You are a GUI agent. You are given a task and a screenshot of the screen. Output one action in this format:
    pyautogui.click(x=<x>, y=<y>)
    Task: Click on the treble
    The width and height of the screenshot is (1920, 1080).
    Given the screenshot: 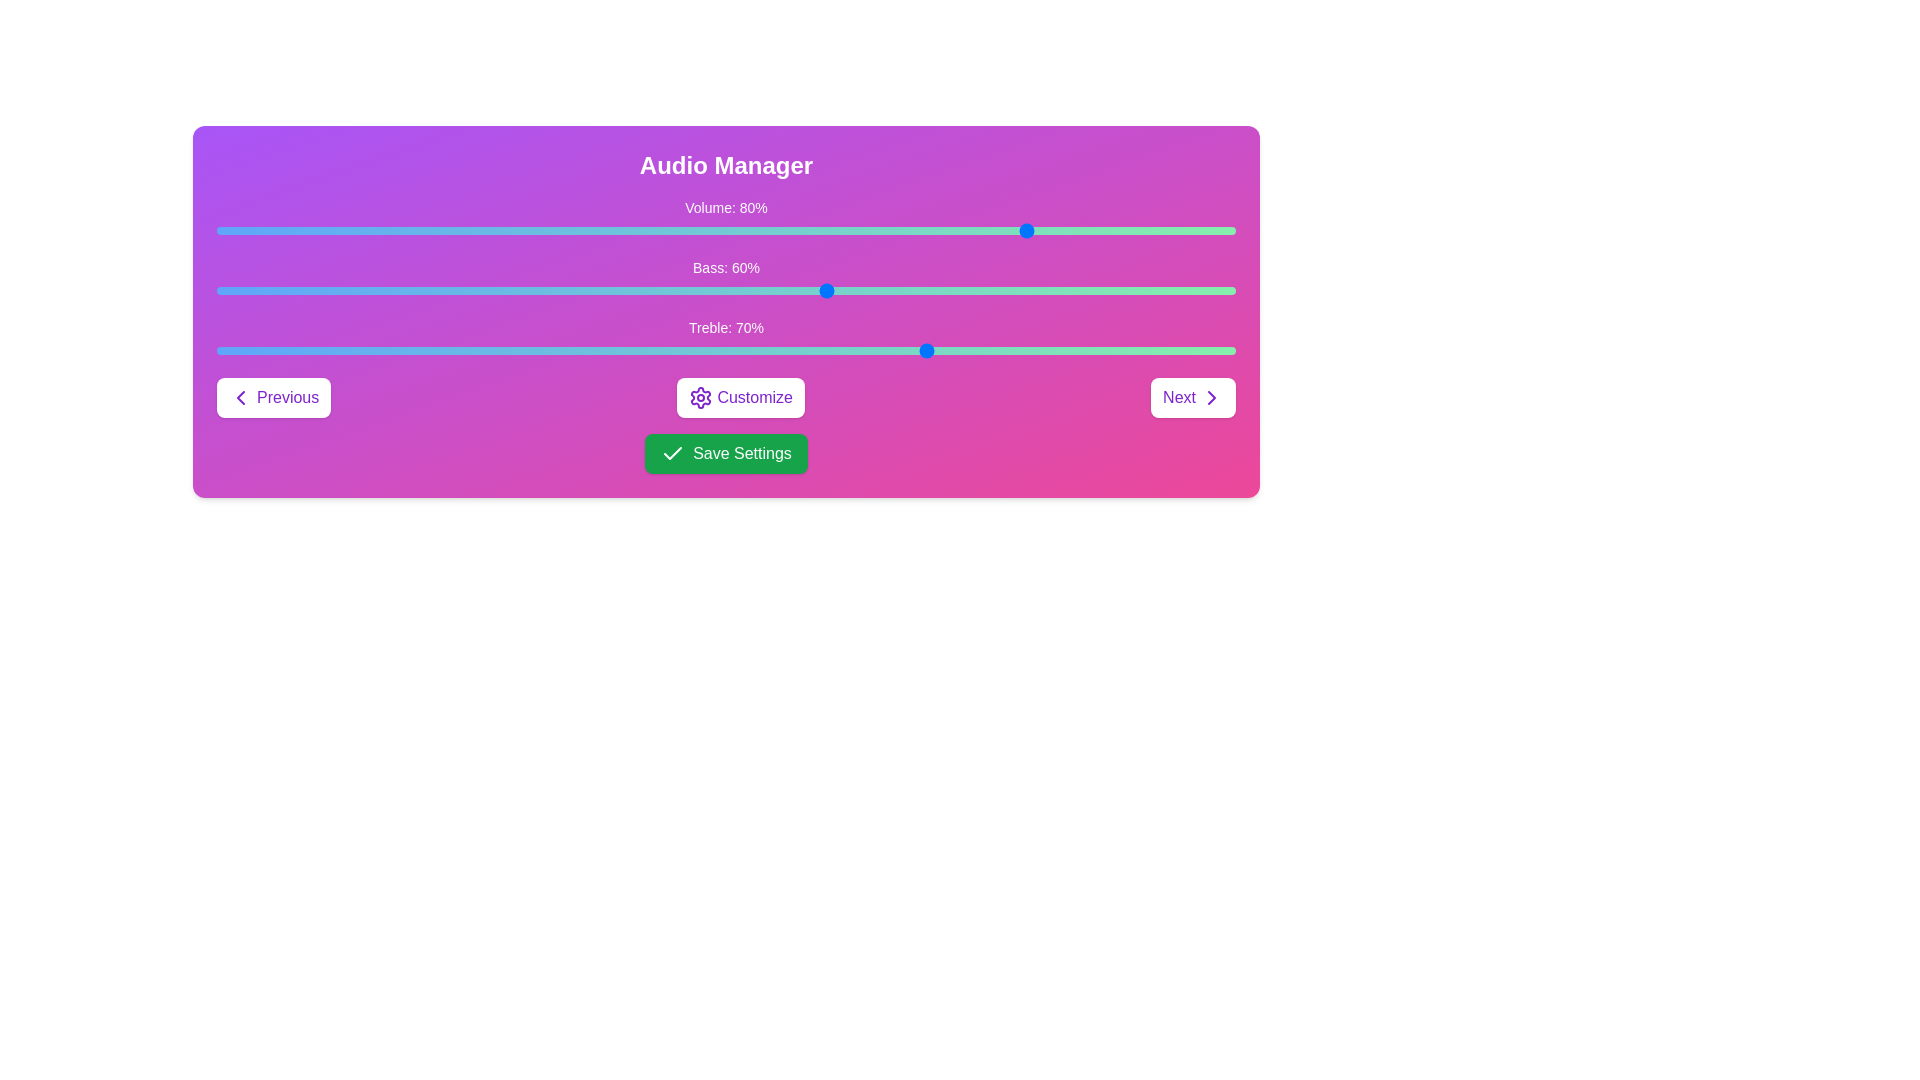 What is the action you would take?
    pyautogui.click(x=735, y=350)
    